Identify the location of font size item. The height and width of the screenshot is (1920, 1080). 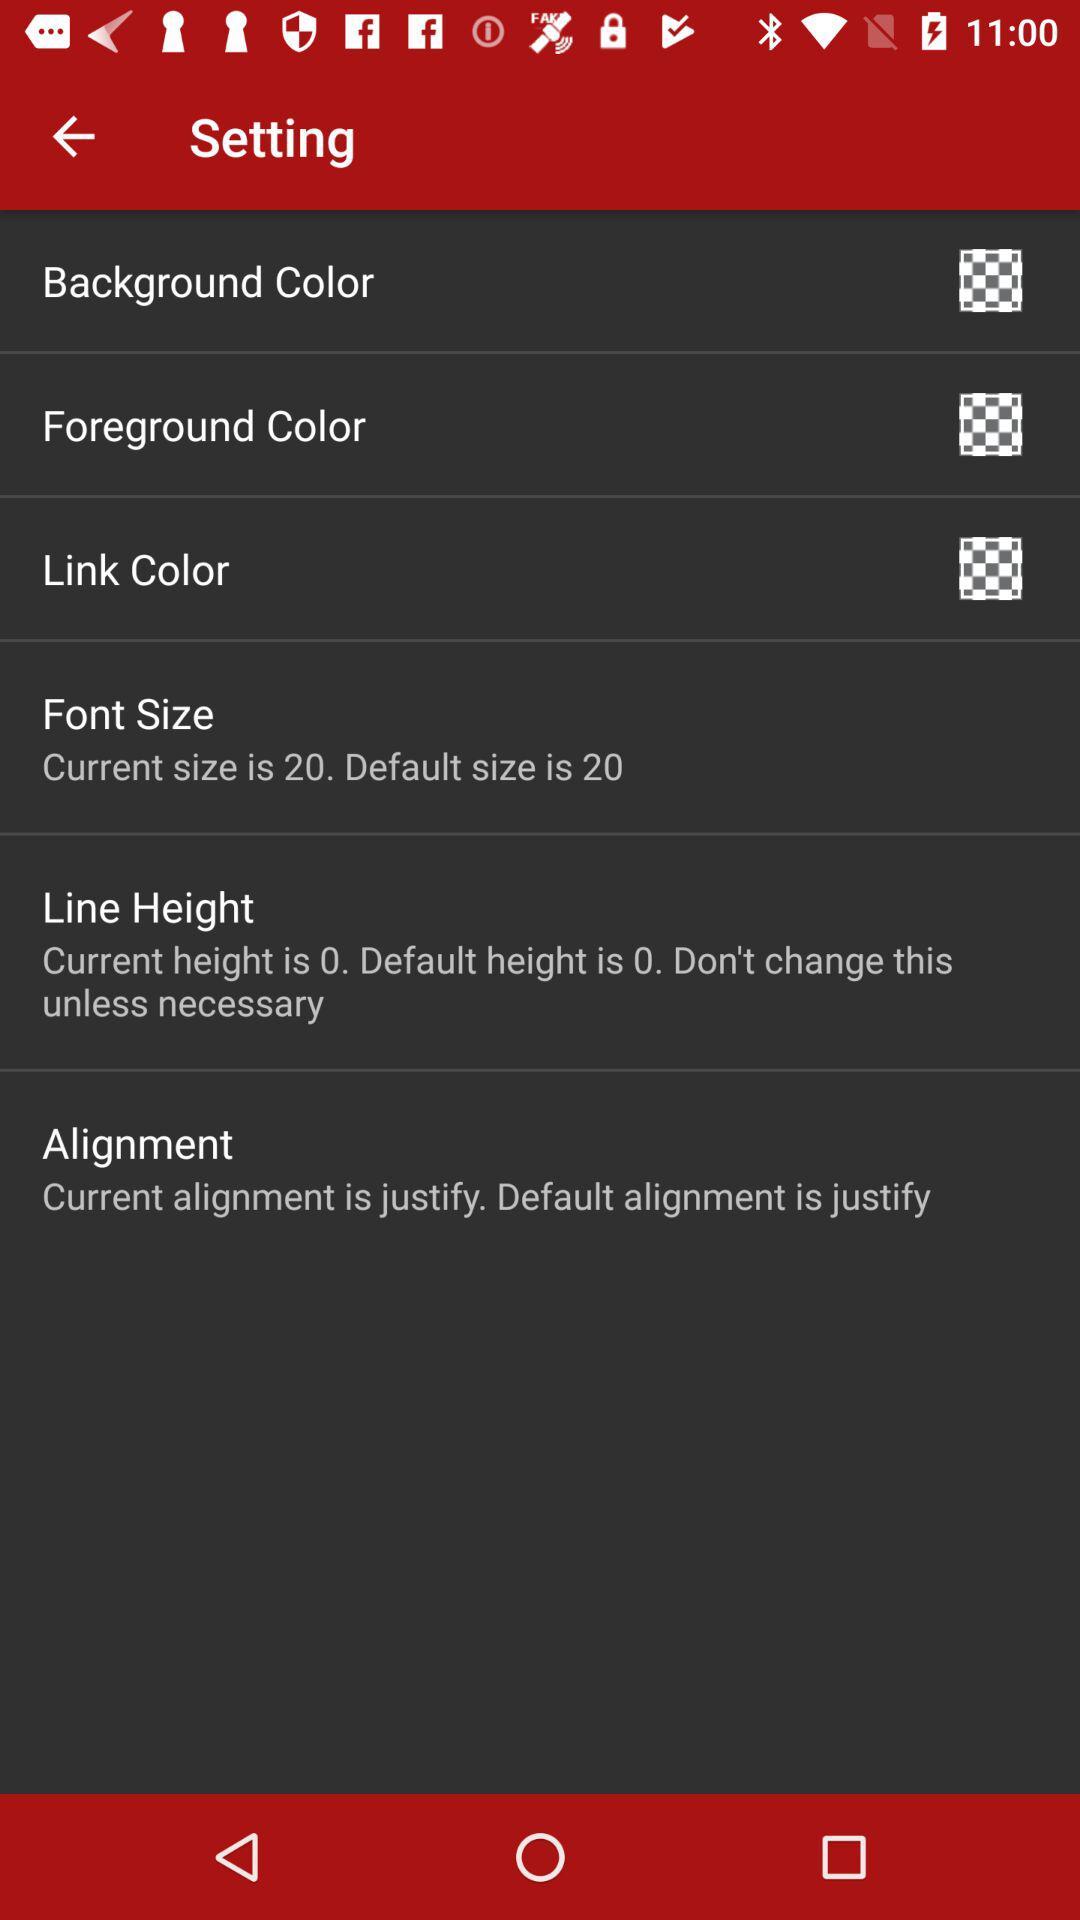
(128, 712).